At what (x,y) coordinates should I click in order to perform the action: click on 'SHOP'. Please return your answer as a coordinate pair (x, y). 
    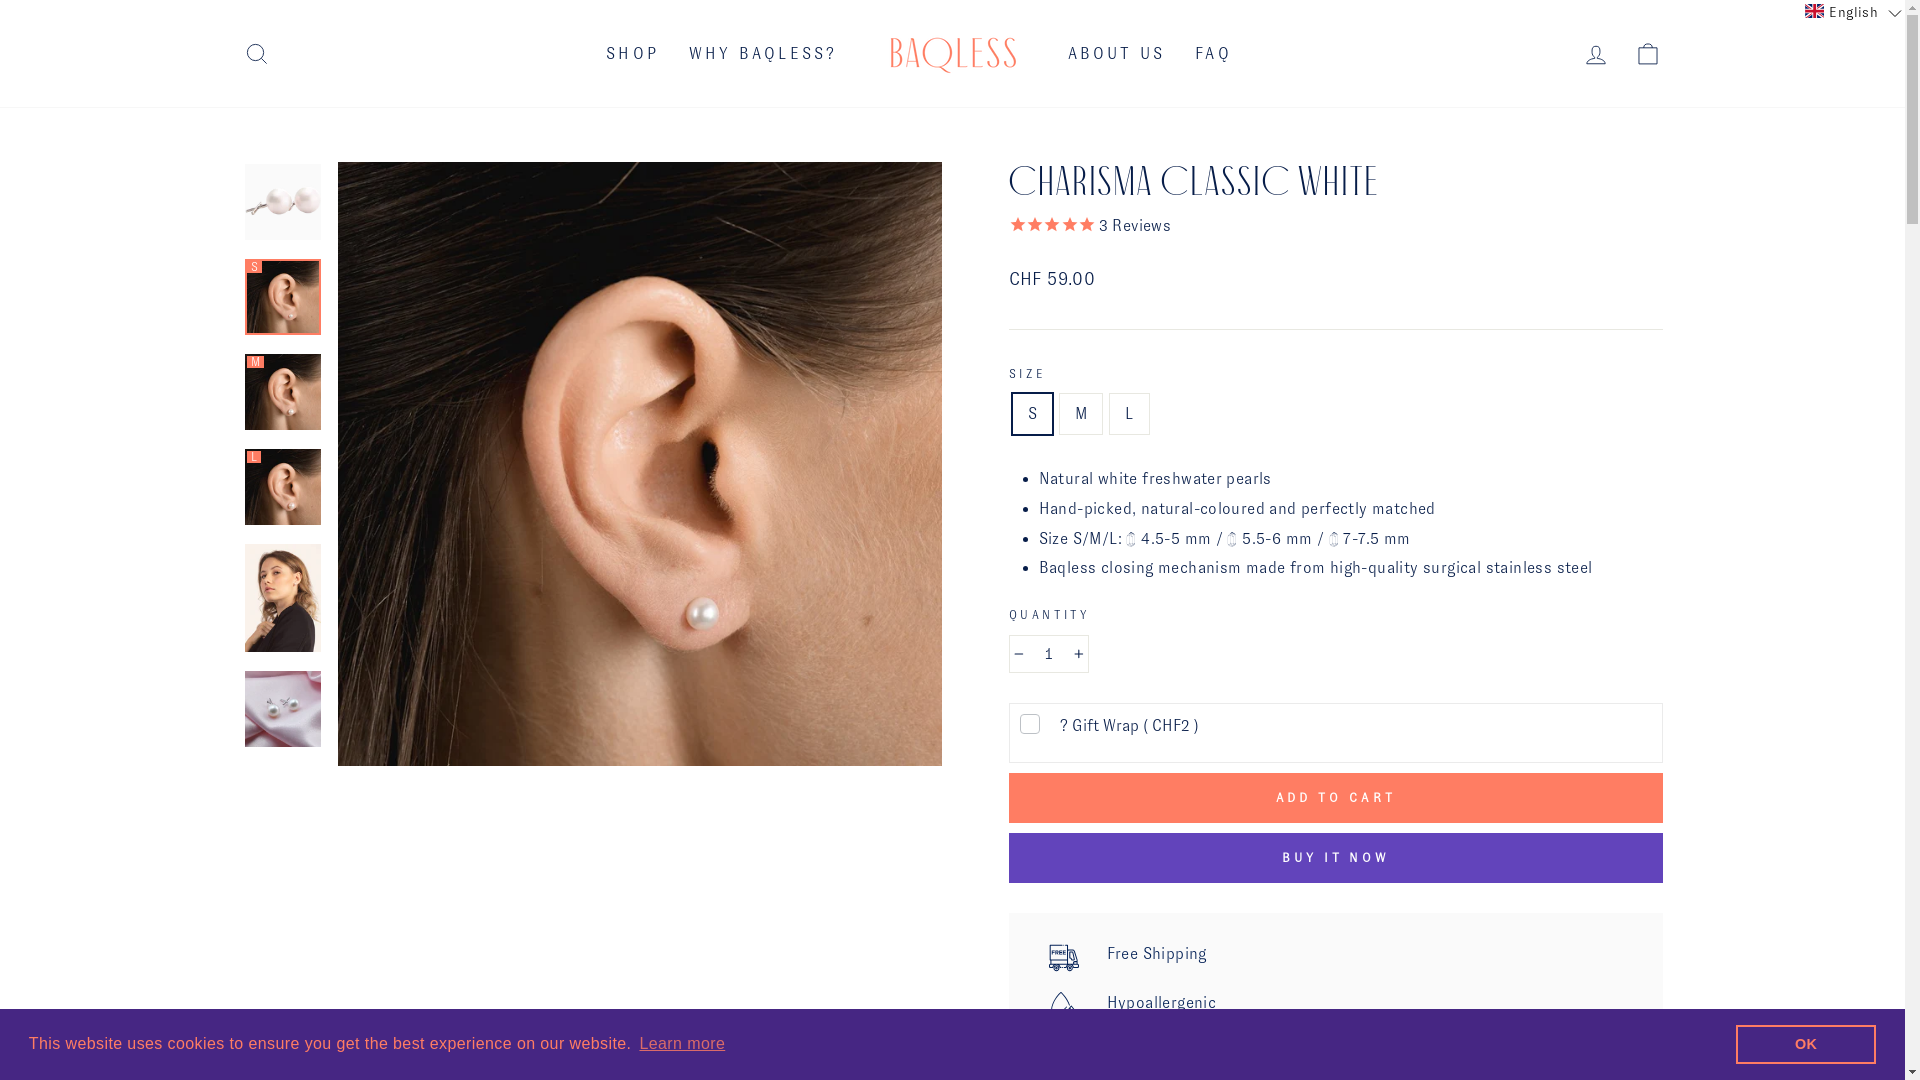
    Looking at the image, I should click on (631, 52).